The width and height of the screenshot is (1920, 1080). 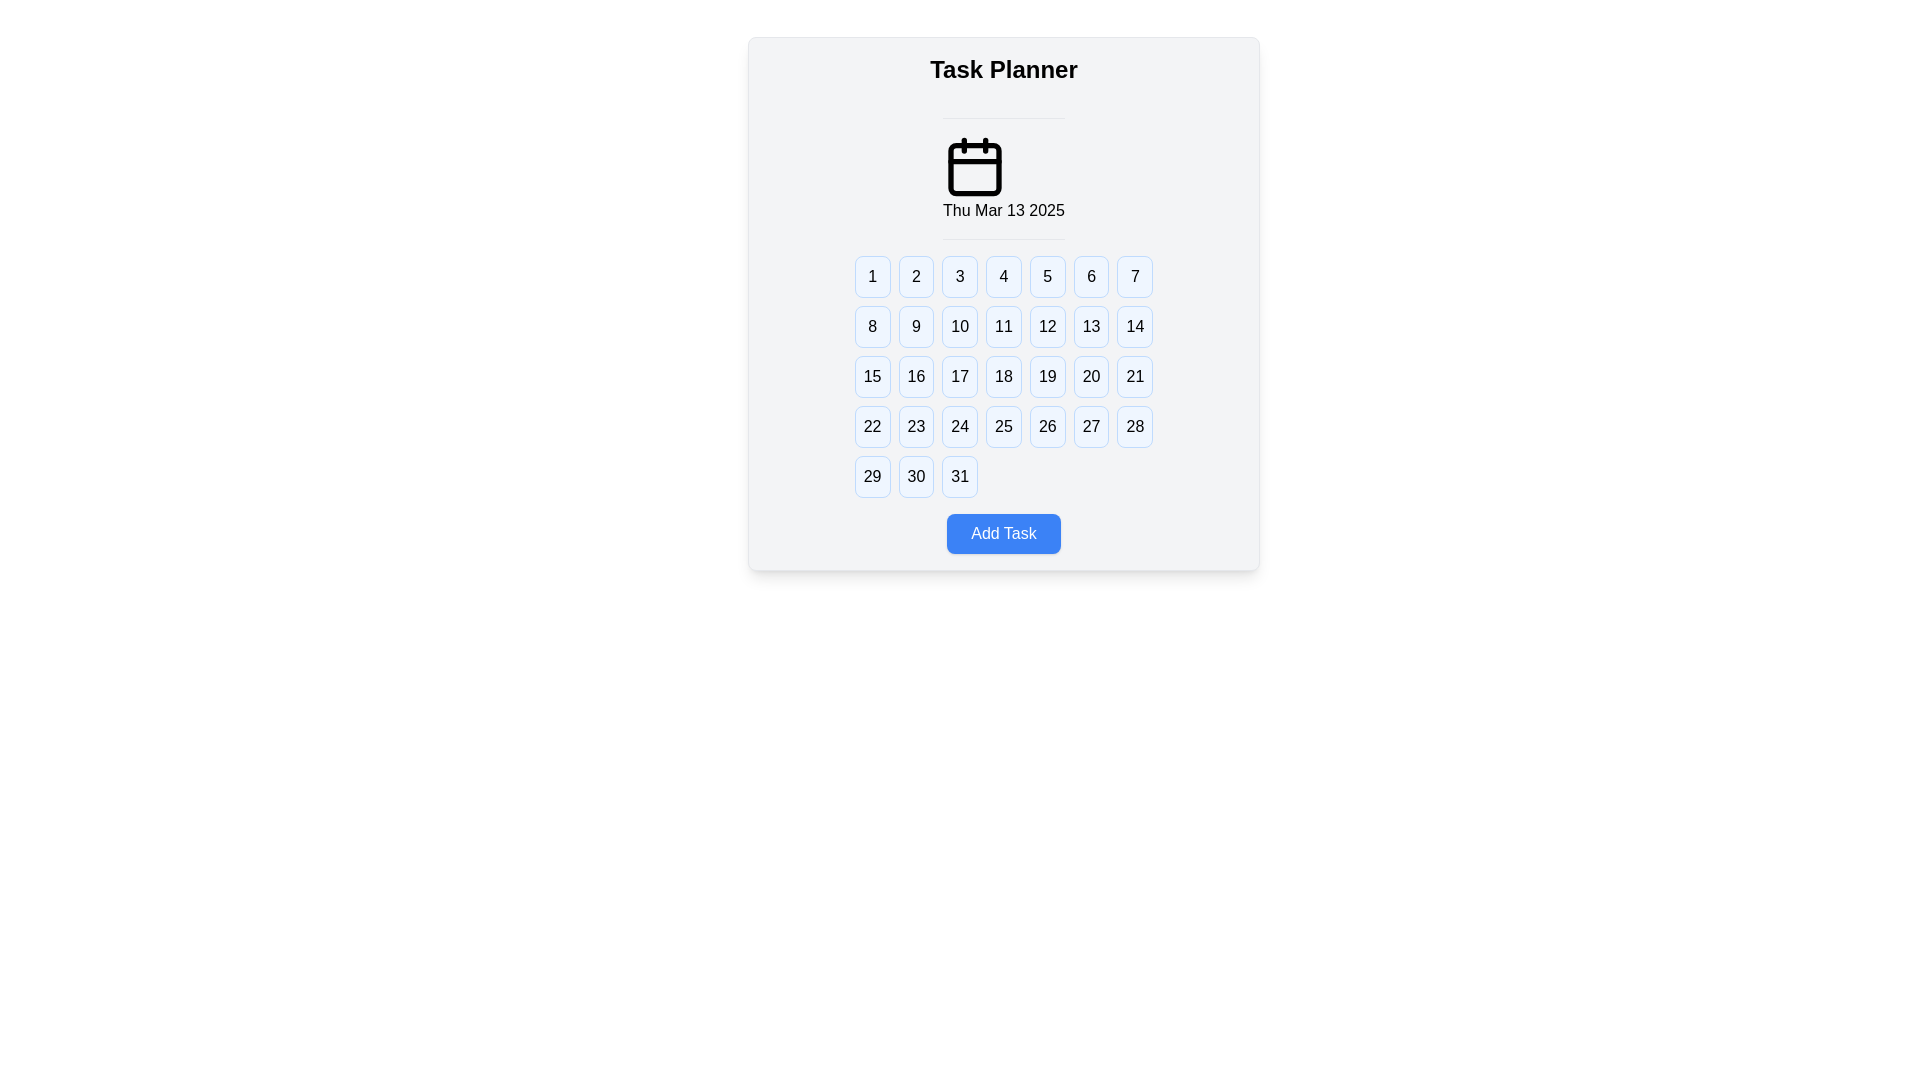 What do you see at coordinates (915, 326) in the screenshot?
I see `the square button with rounded corners that has a light blue background, a blue border, and displays the numeral '9' in bold, located in the second row and second column of the calendar month grid` at bounding box center [915, 326].